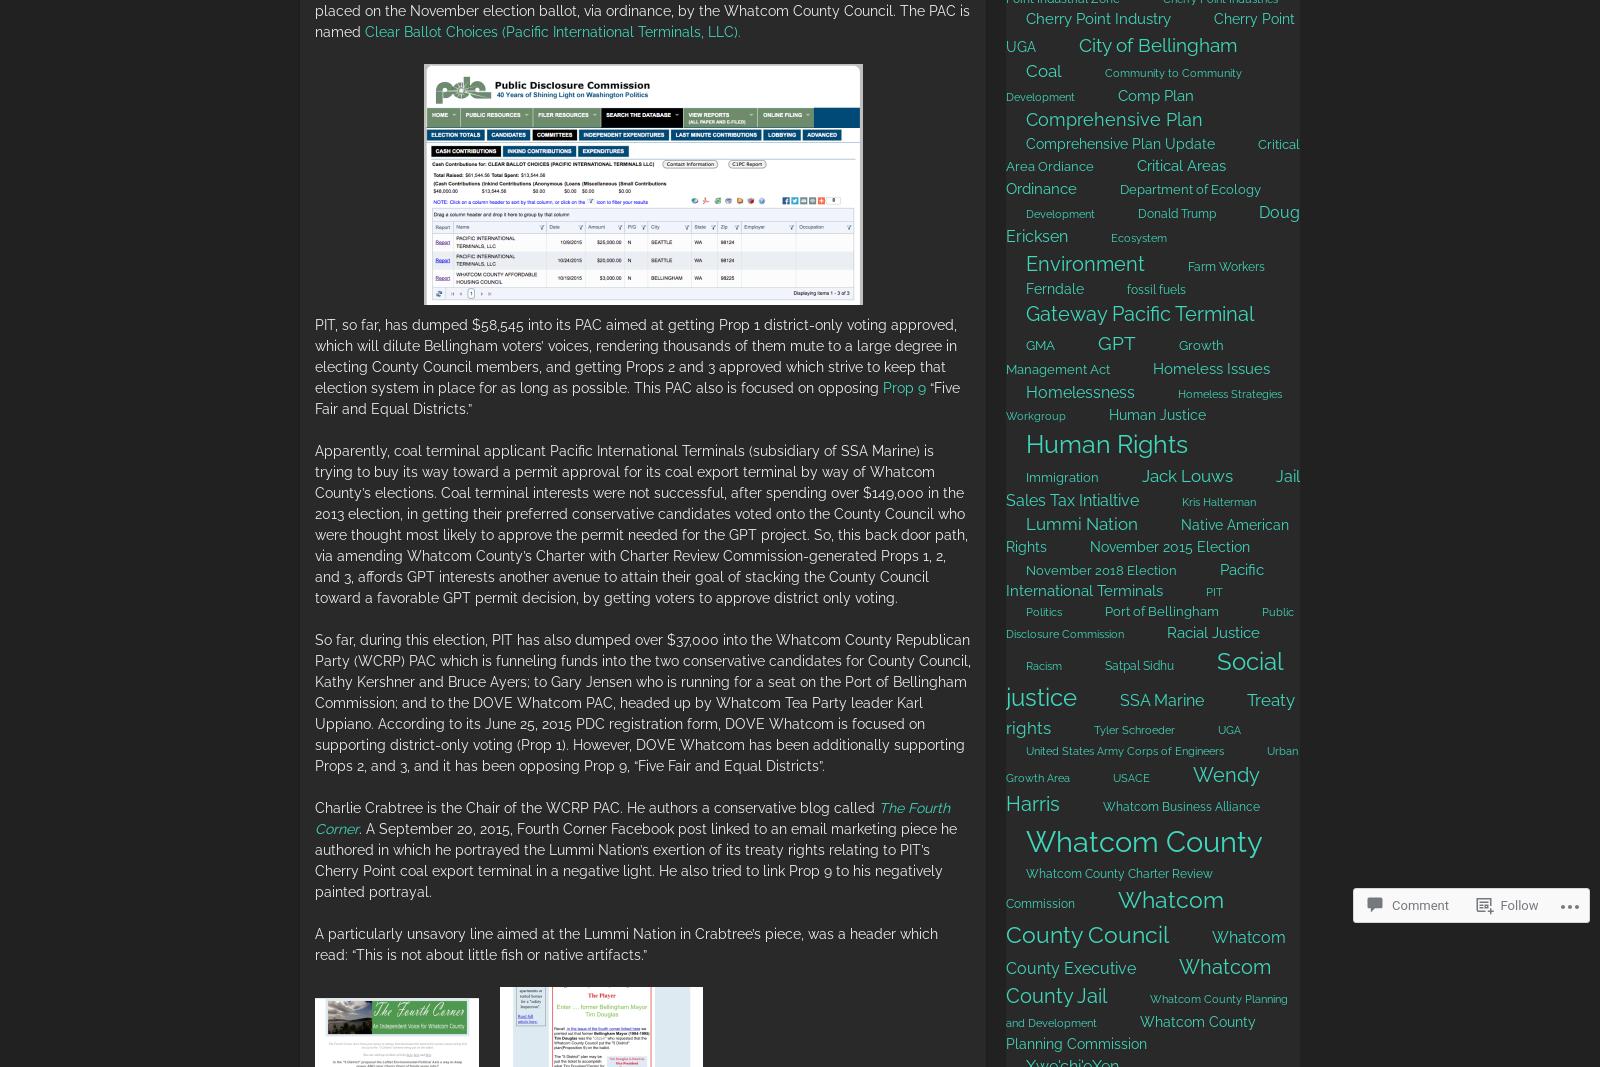 The width and height of the screenshot is (1600, 1067). What do you see at coordinates (1085, 263) in the screenshot?
I see `'Environment'` at bounding box center [1085, 263].